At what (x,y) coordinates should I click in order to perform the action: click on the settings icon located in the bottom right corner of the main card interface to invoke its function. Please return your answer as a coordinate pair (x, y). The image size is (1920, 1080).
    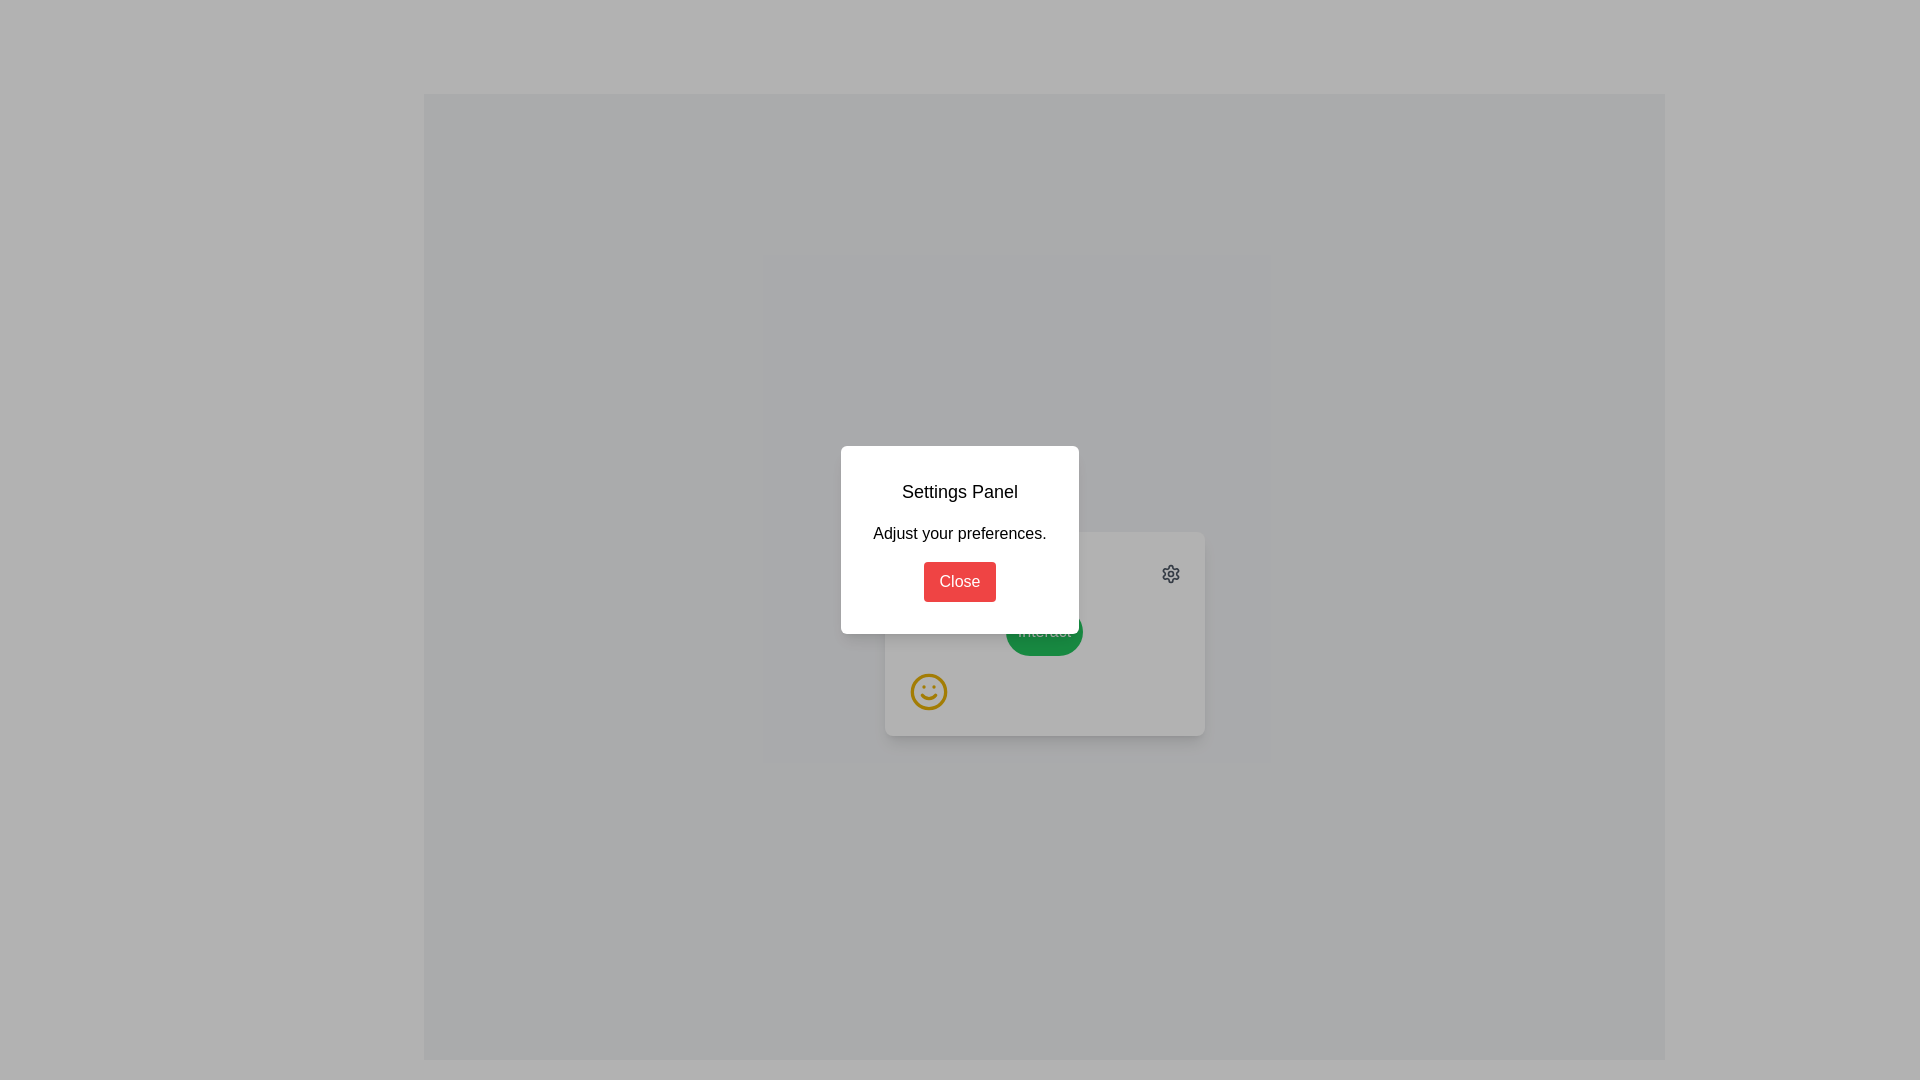
    Looking at the image, I should click on (1170, 574).